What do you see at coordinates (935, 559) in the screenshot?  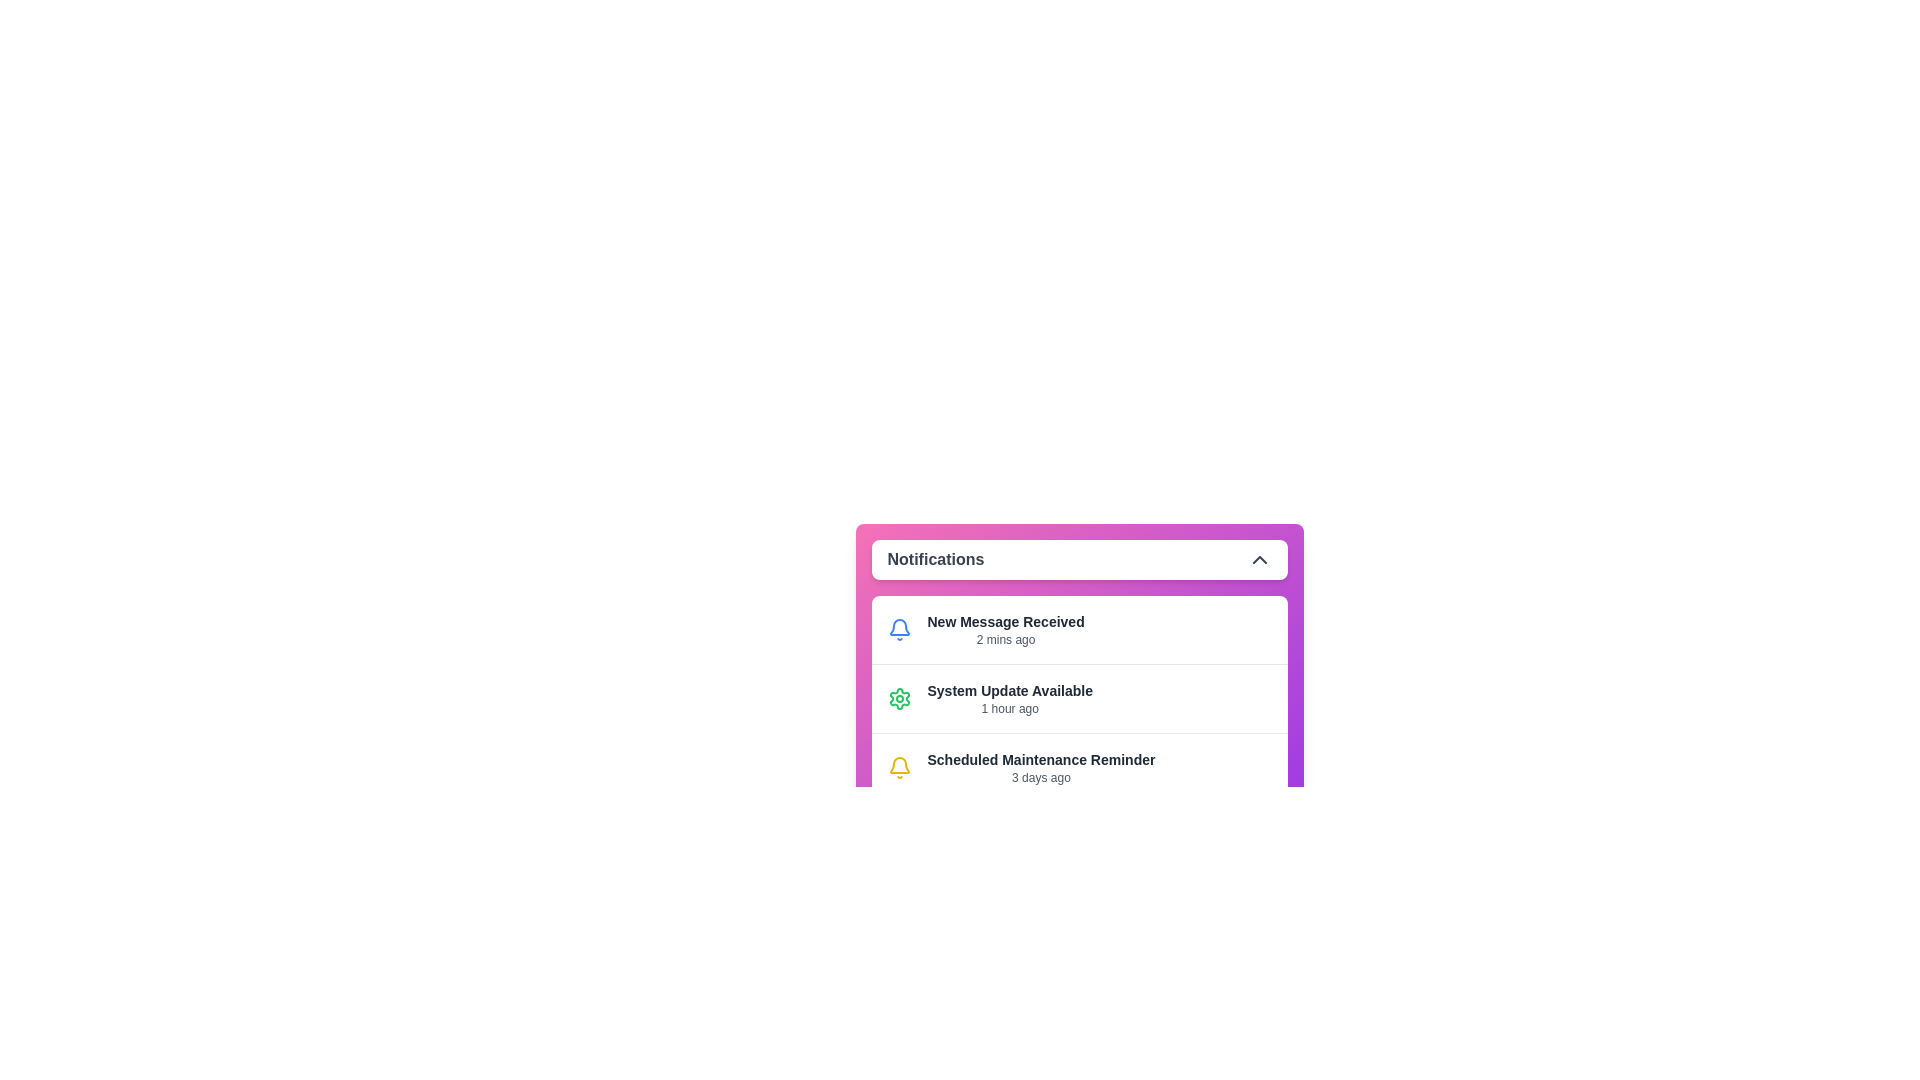 I see `the bold text label reading 'Notifications' in dark gray color located in the top header bar with a white background` at bounding box center [935, 559].